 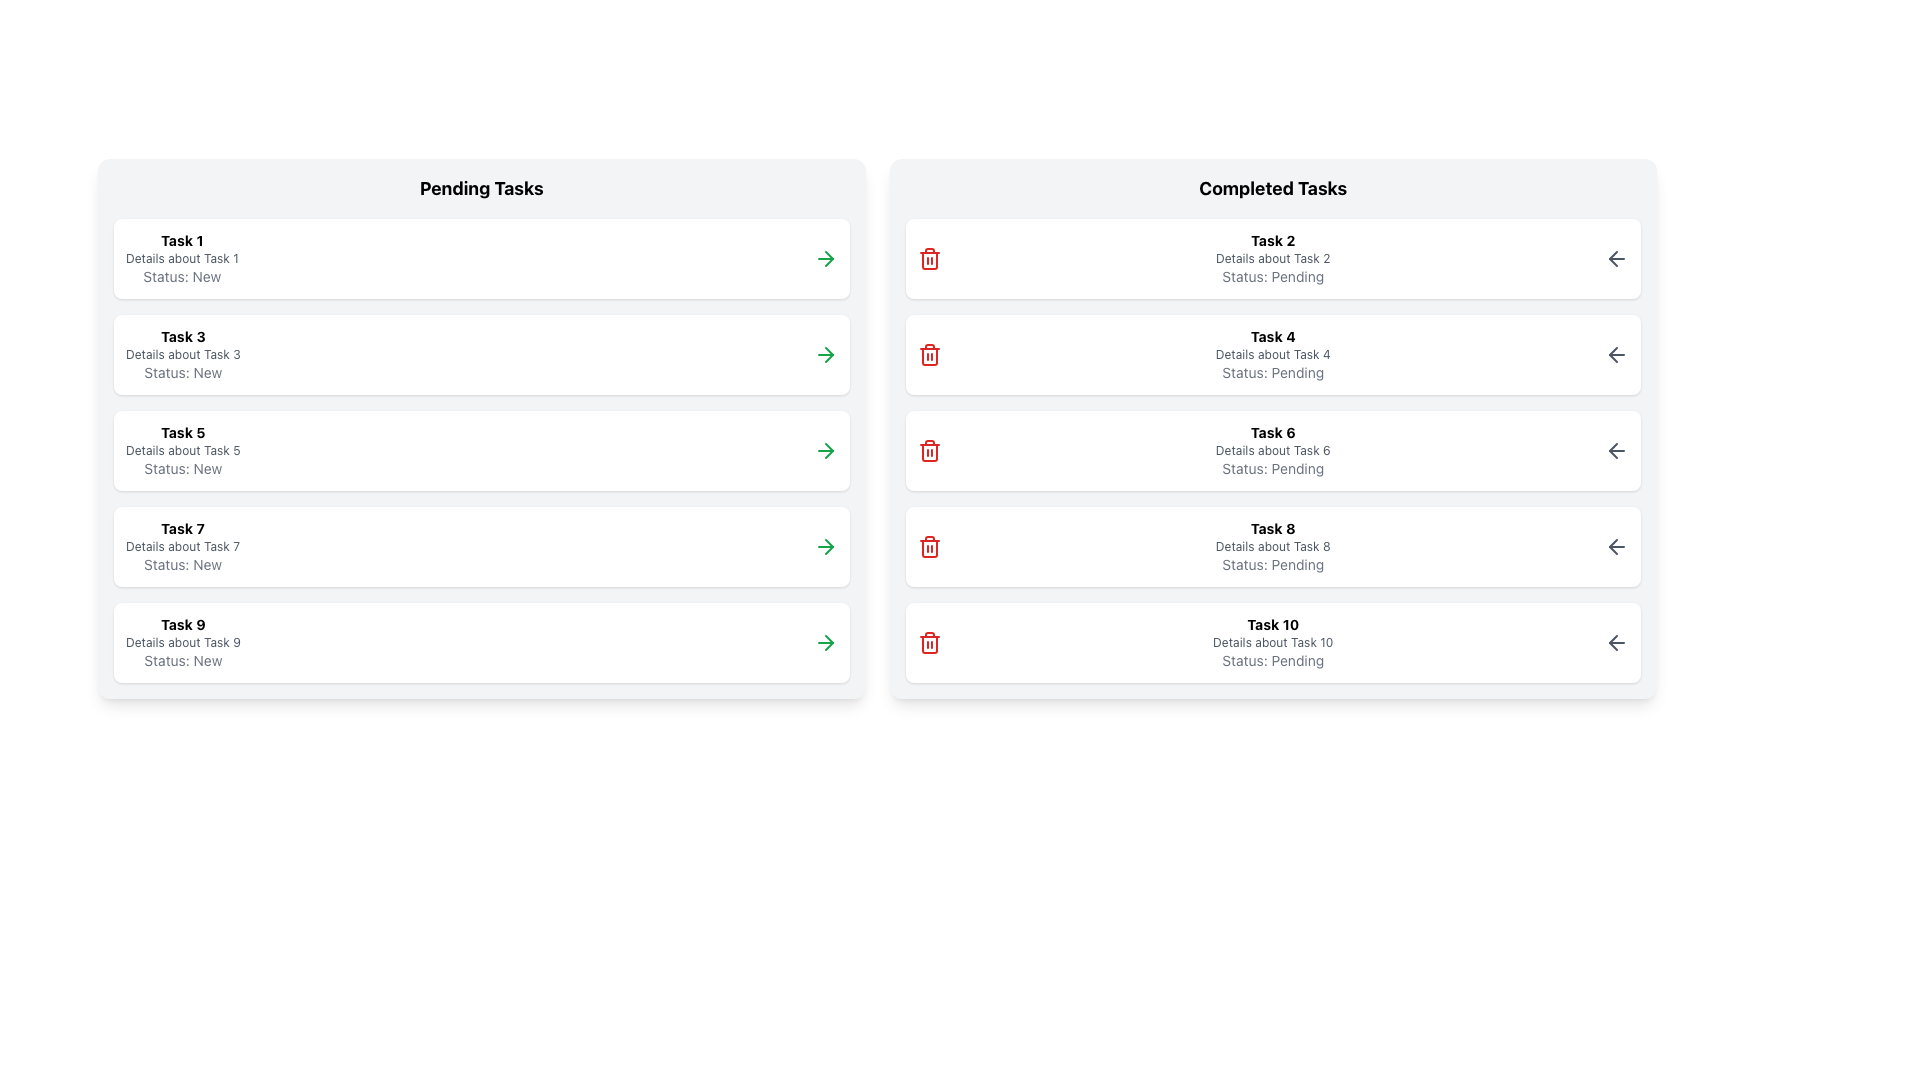 What do you see at coordinates (928, 353) in the screenshot?
I see `the red trash can icon button located to the left of 'Task 4' in the 'Completed Tasks' panel` at bounding box center [928, 353].